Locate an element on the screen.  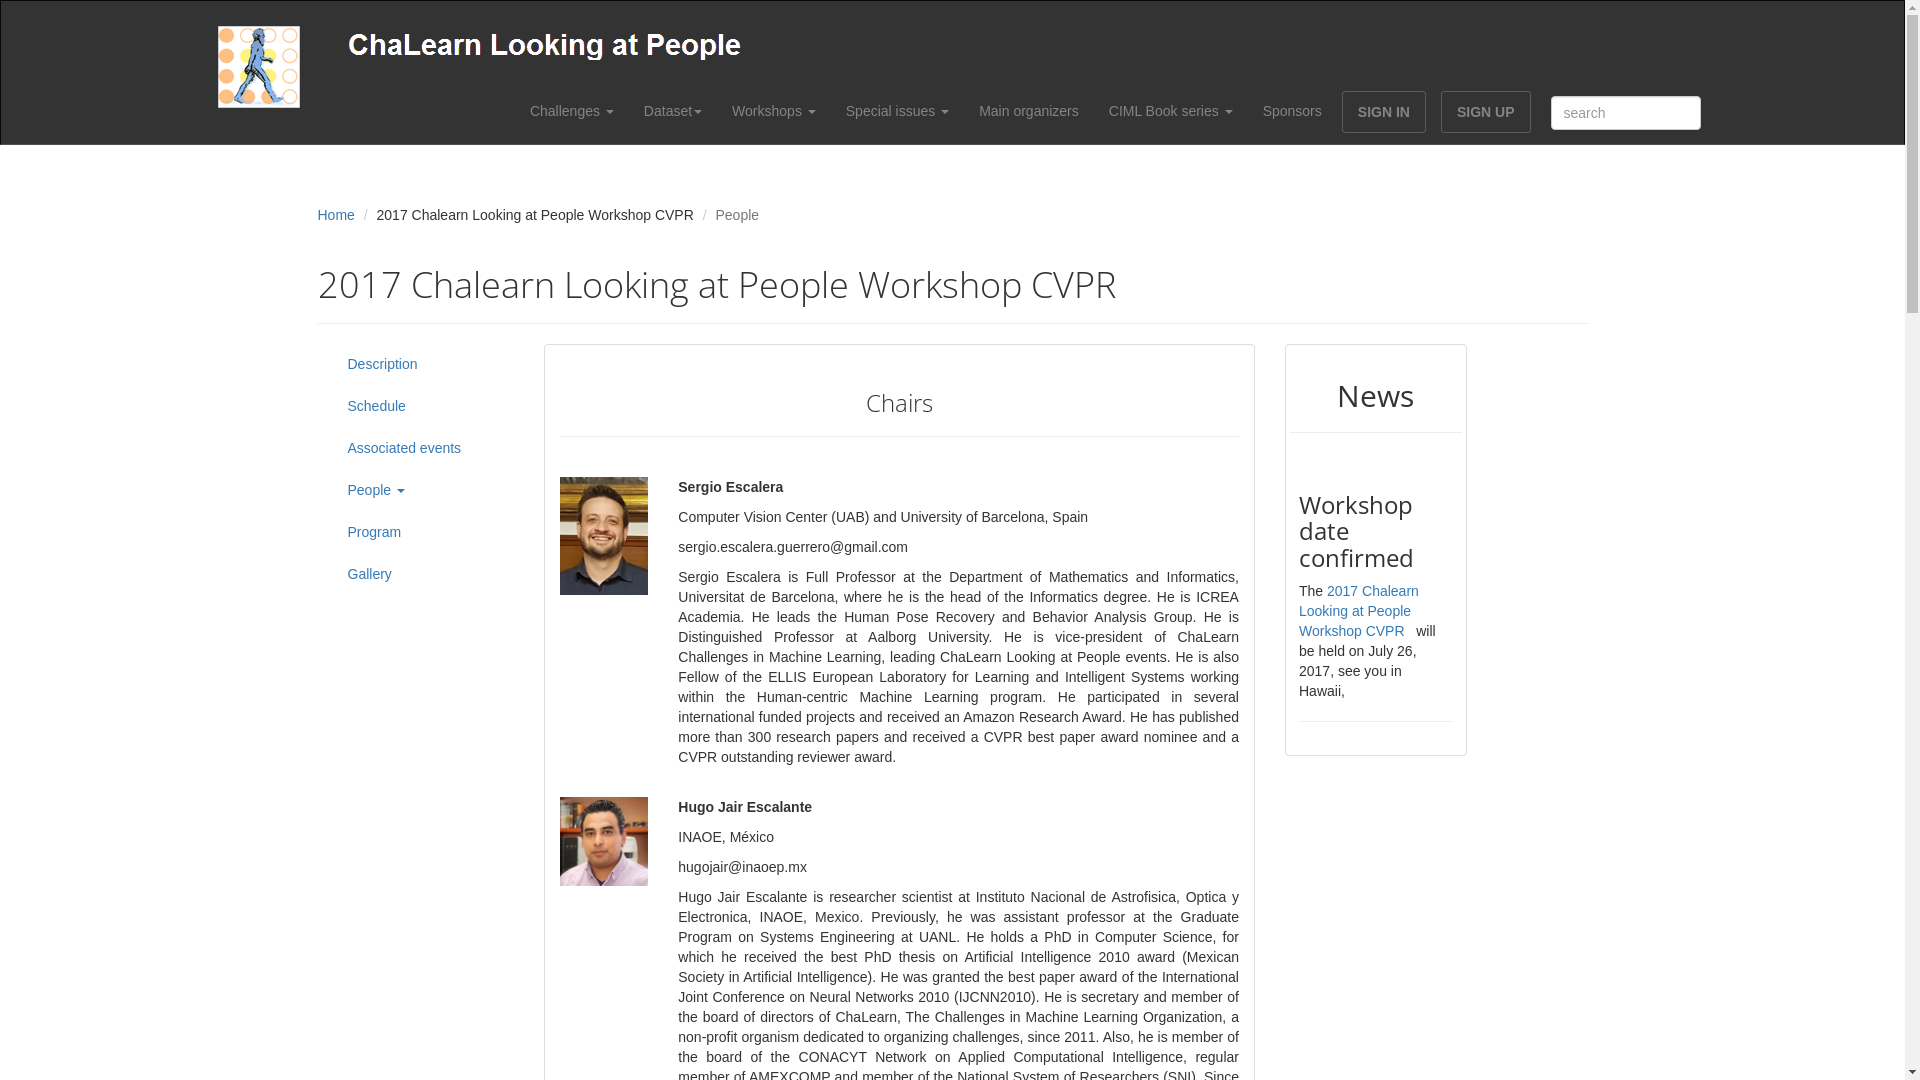
'Schedule' is located at coordinates (421, 405).